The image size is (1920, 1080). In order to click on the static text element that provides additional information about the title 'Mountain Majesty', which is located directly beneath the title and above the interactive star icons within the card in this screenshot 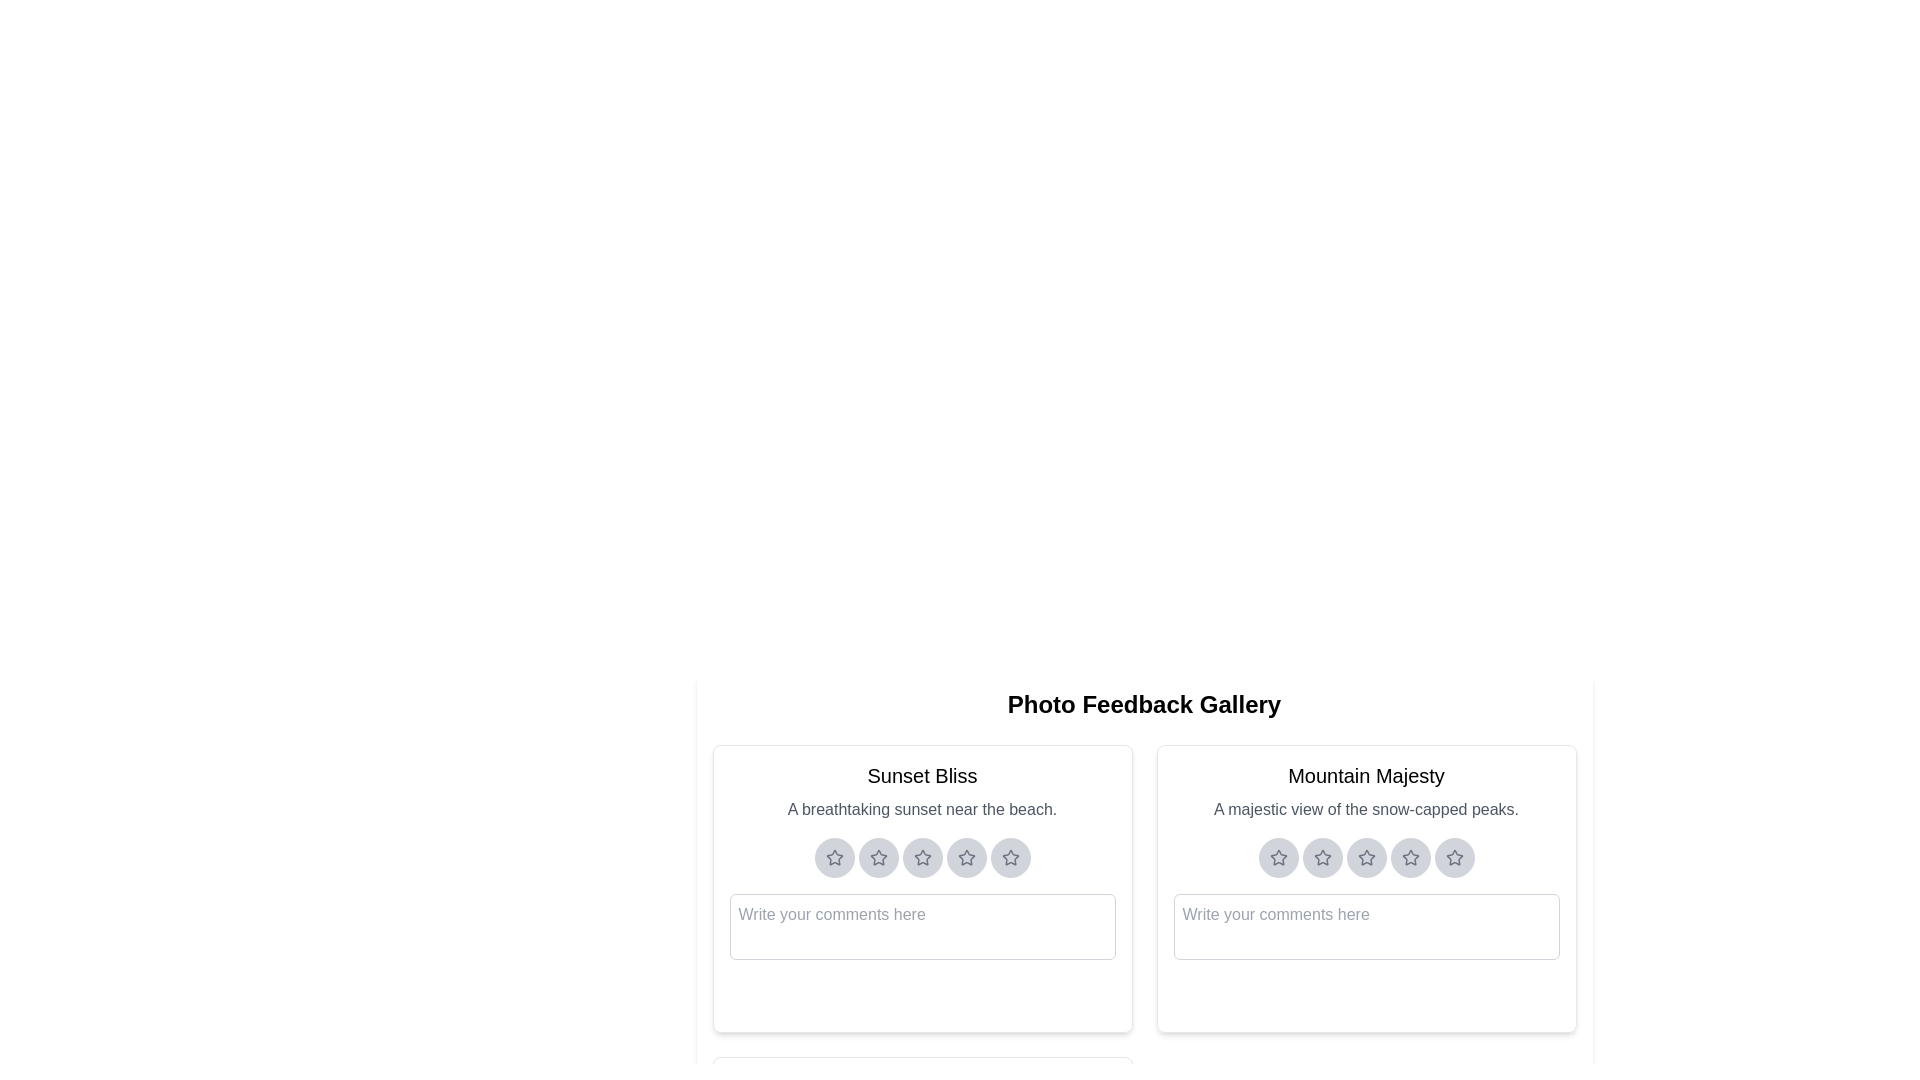, I will do `click(1365, 810)`.